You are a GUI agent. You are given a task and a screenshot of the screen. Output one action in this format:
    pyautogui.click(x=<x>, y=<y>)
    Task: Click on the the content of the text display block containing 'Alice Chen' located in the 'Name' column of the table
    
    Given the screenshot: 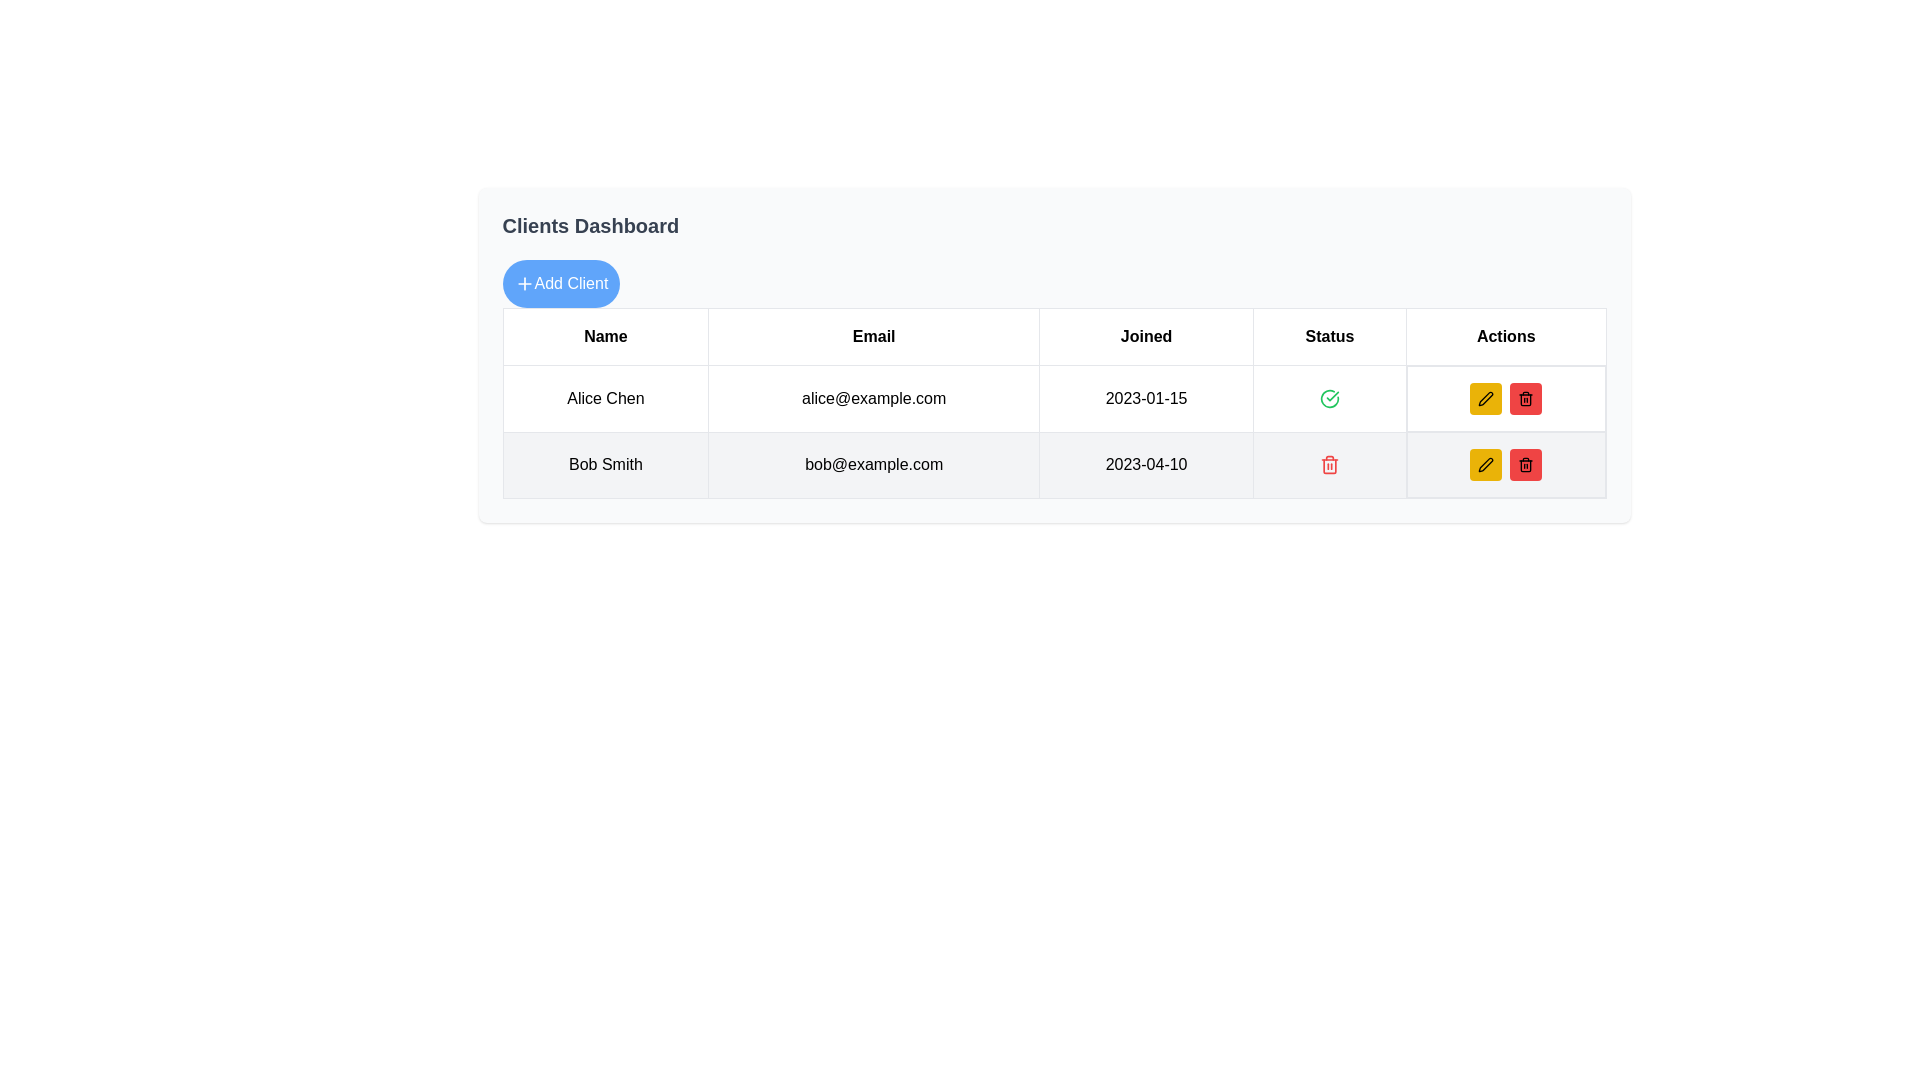 What is the action you would take?
    pyautogui.click(x=604, y=398)
    